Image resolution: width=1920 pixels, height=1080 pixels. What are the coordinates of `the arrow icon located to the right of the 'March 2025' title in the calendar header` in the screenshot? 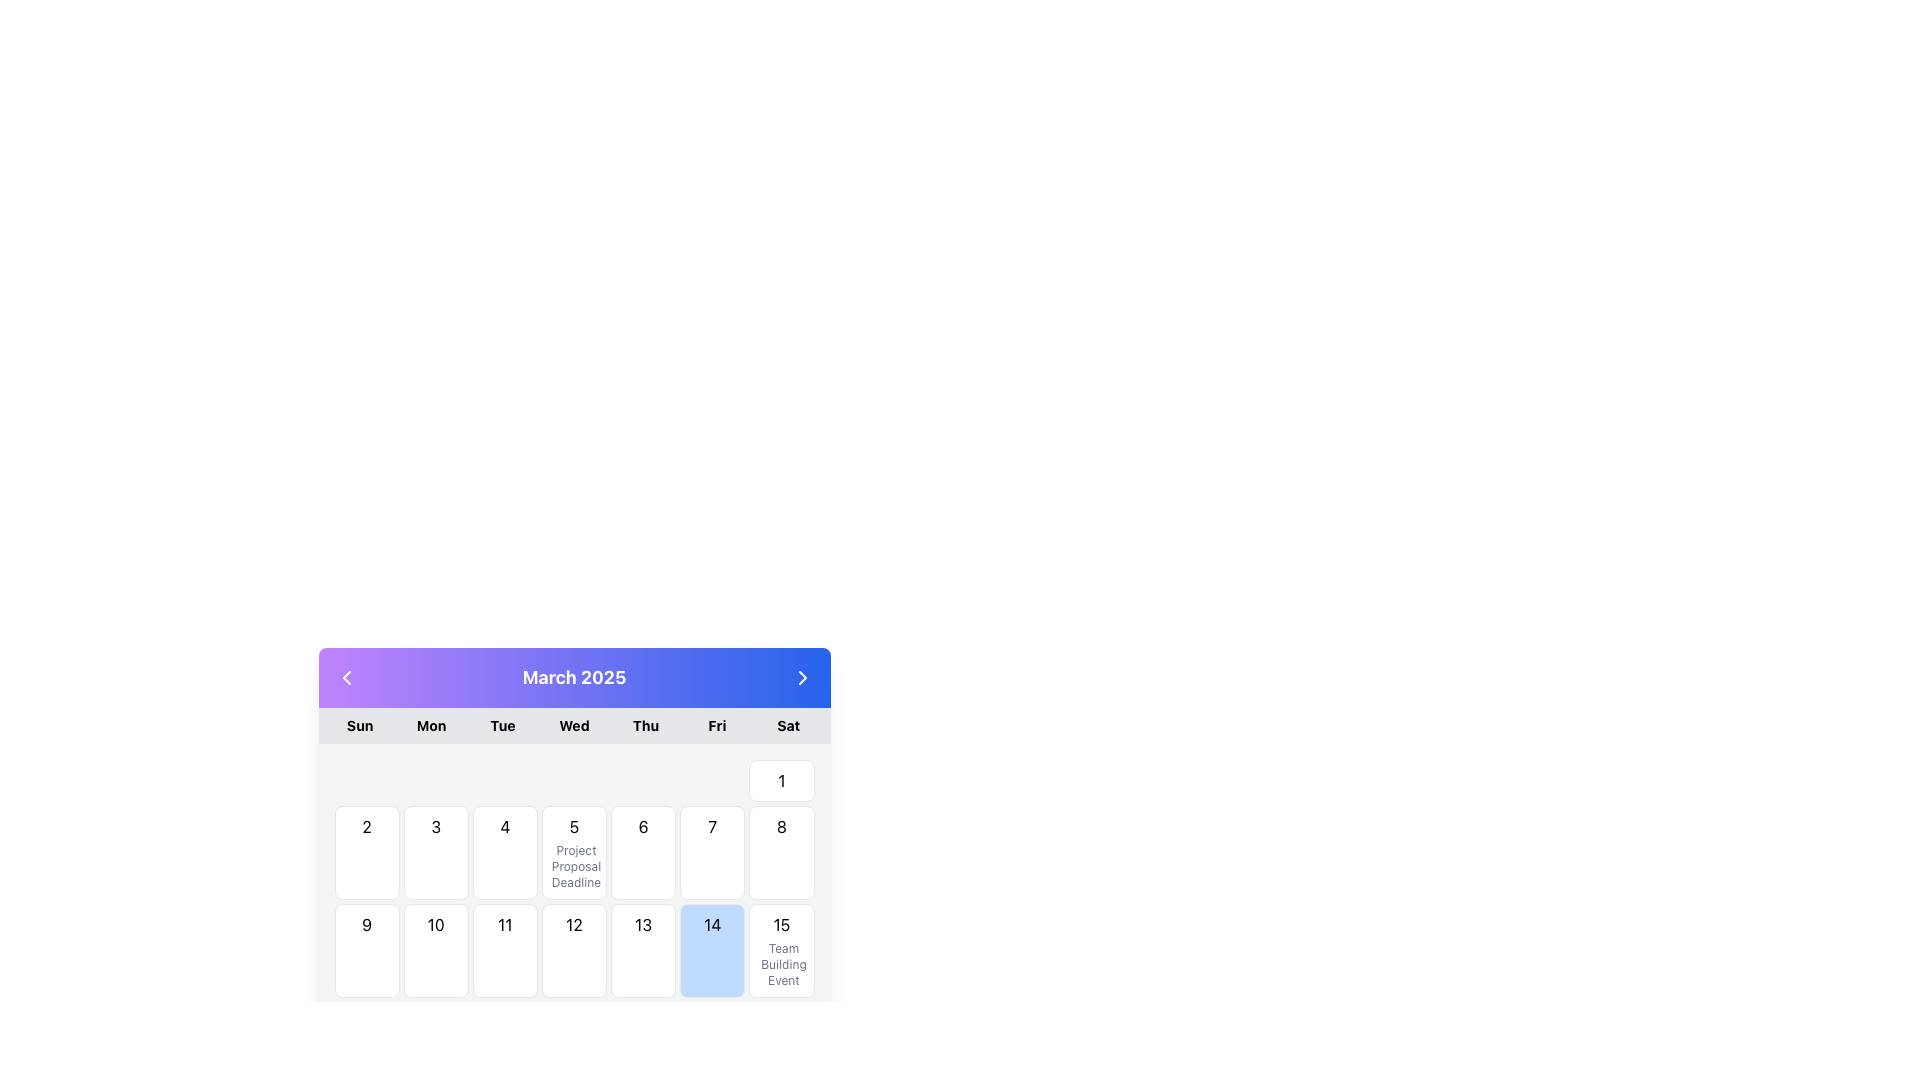 It's located at (802, 677).